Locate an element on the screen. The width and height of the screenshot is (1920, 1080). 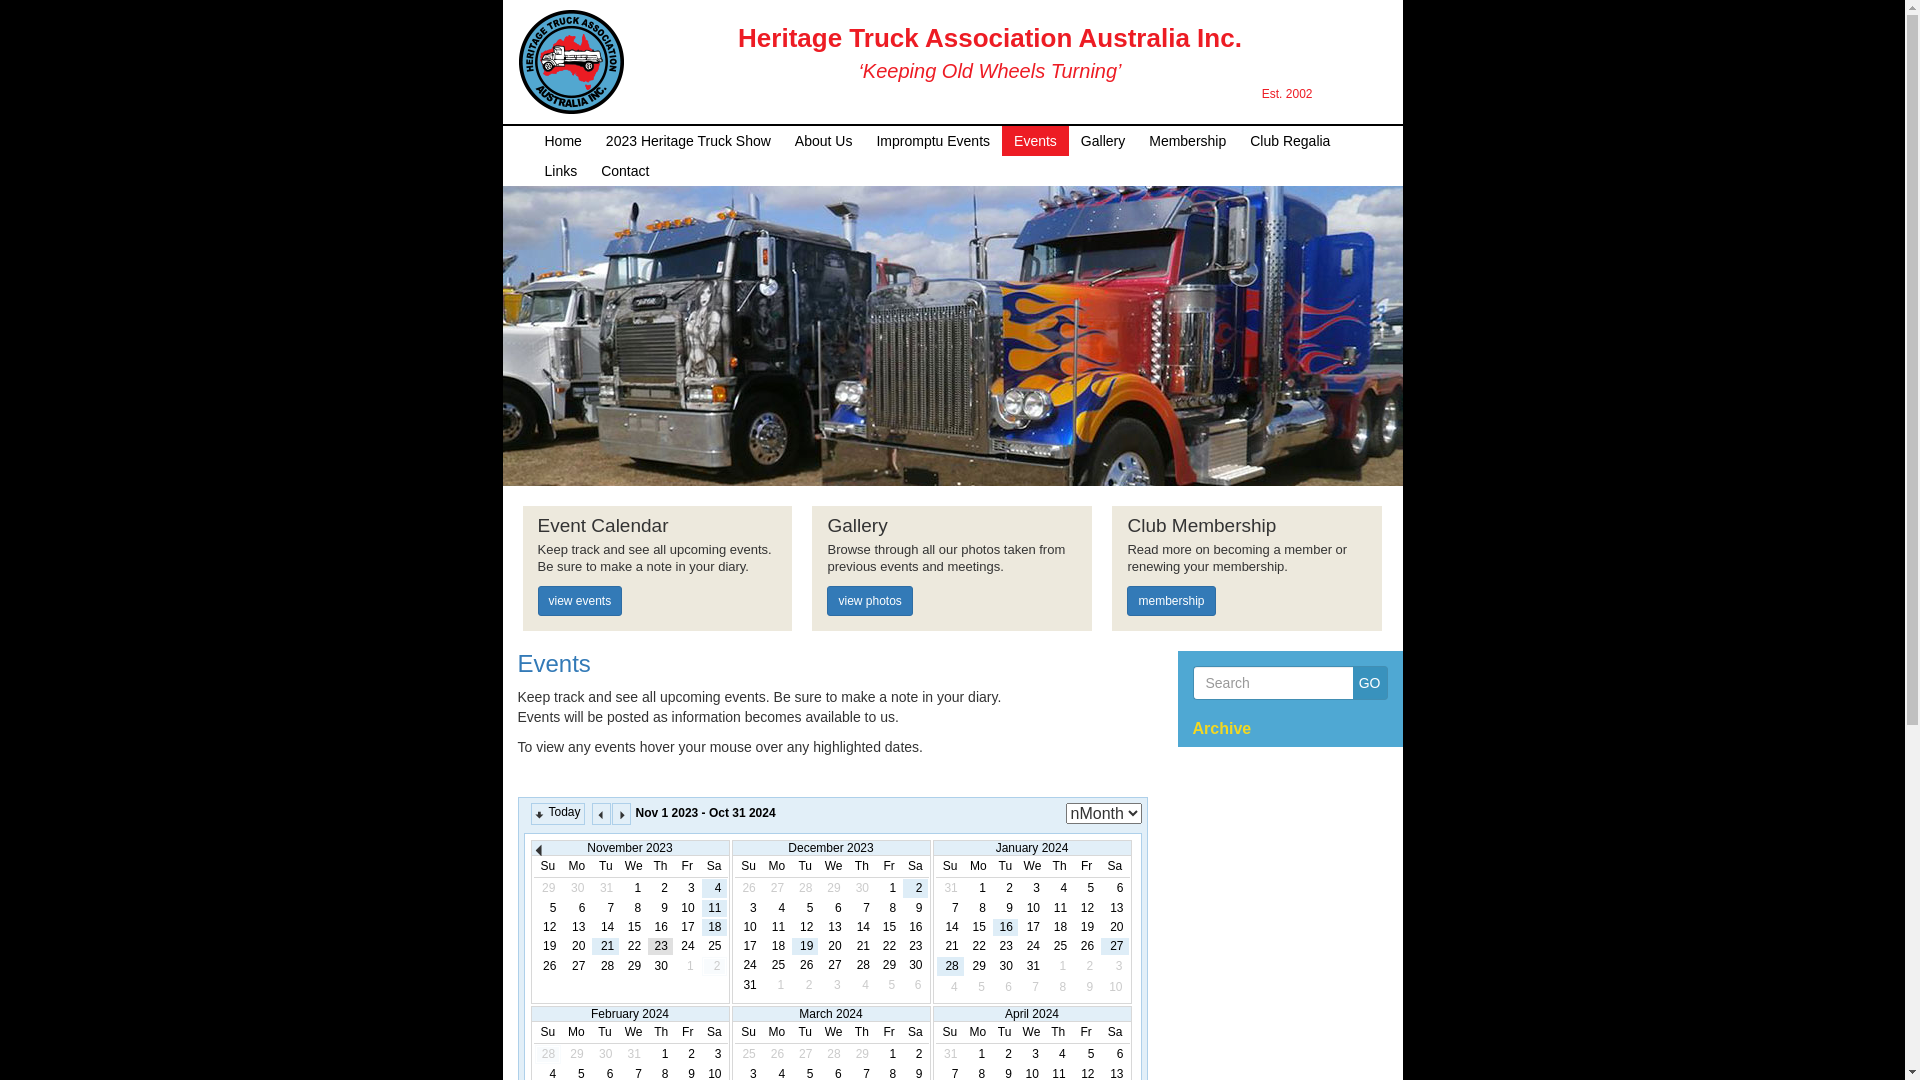
'Next' is located at coordinates (620, 813).